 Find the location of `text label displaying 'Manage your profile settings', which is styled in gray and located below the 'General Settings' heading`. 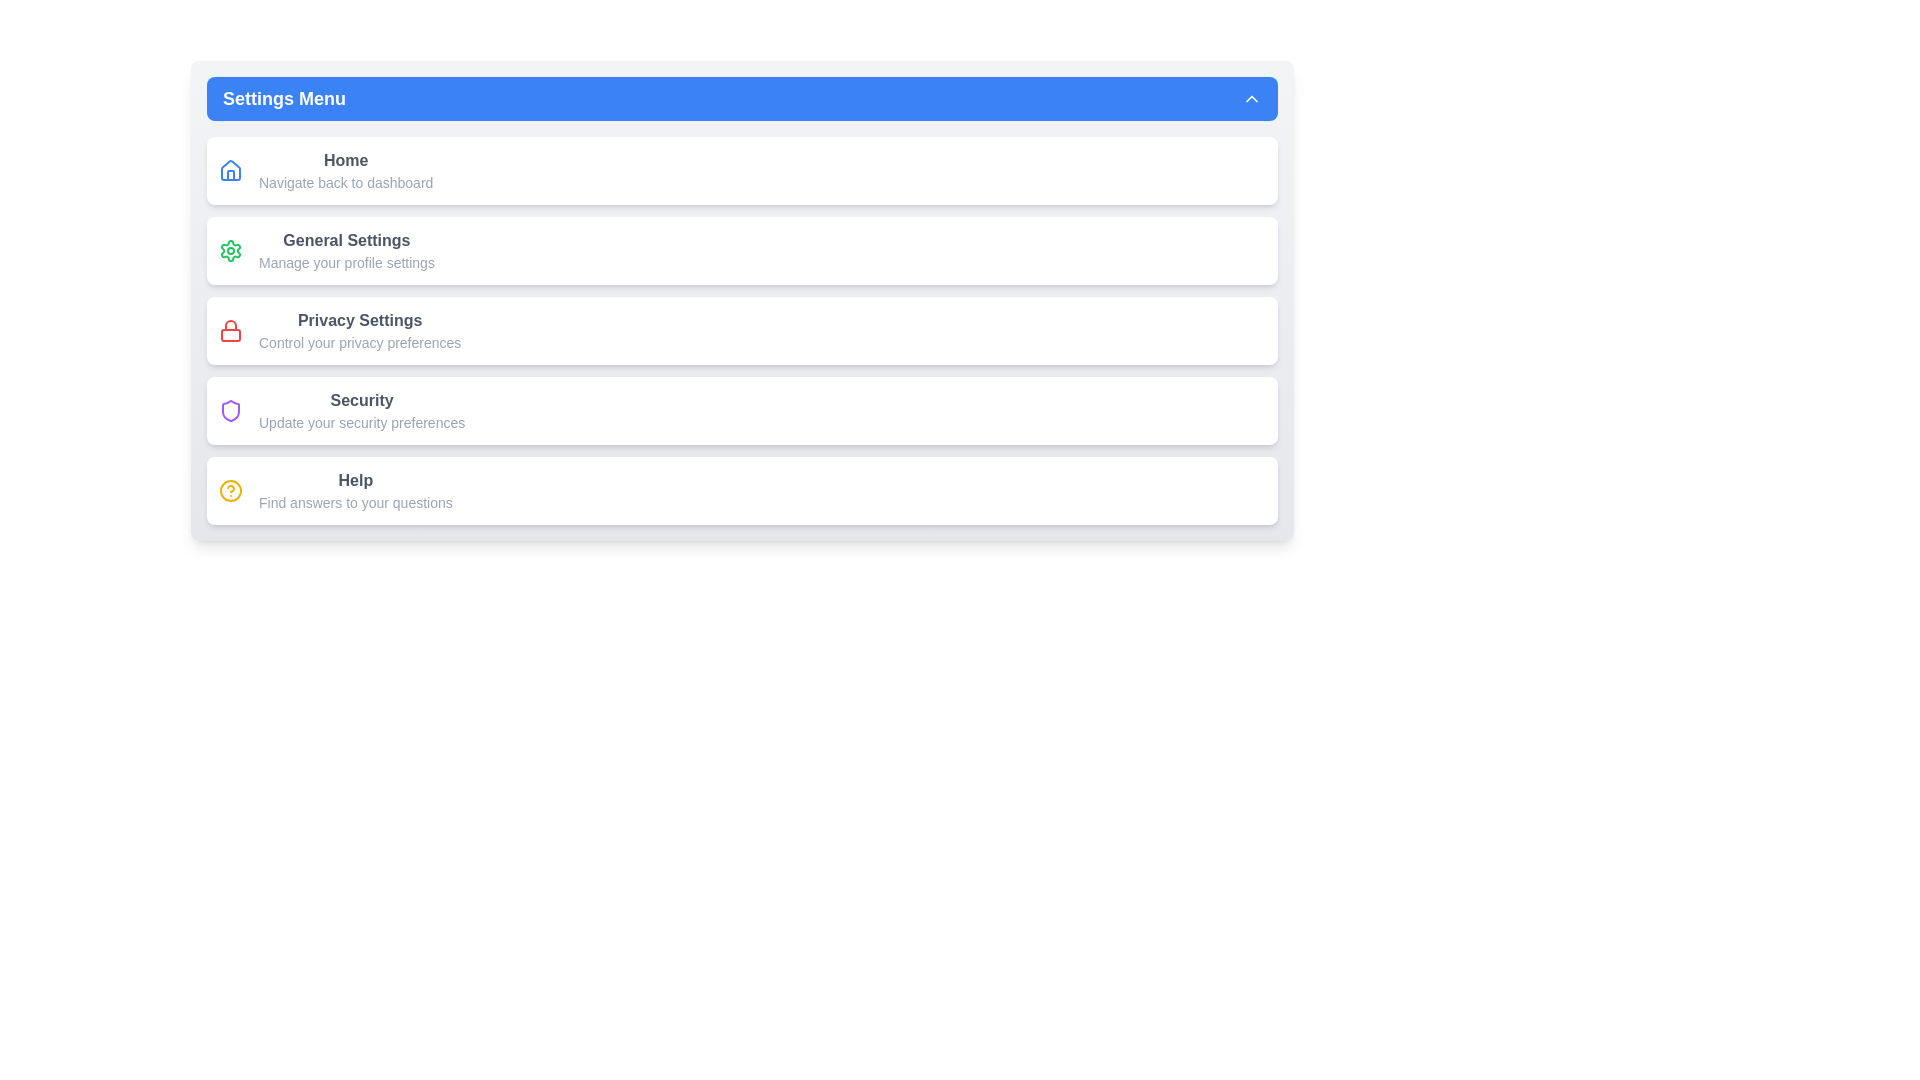

text label displaying 'Manage your profile settings', which is styled in gray and located below the 'General Settings' heading is located at coordinates (346, 261).